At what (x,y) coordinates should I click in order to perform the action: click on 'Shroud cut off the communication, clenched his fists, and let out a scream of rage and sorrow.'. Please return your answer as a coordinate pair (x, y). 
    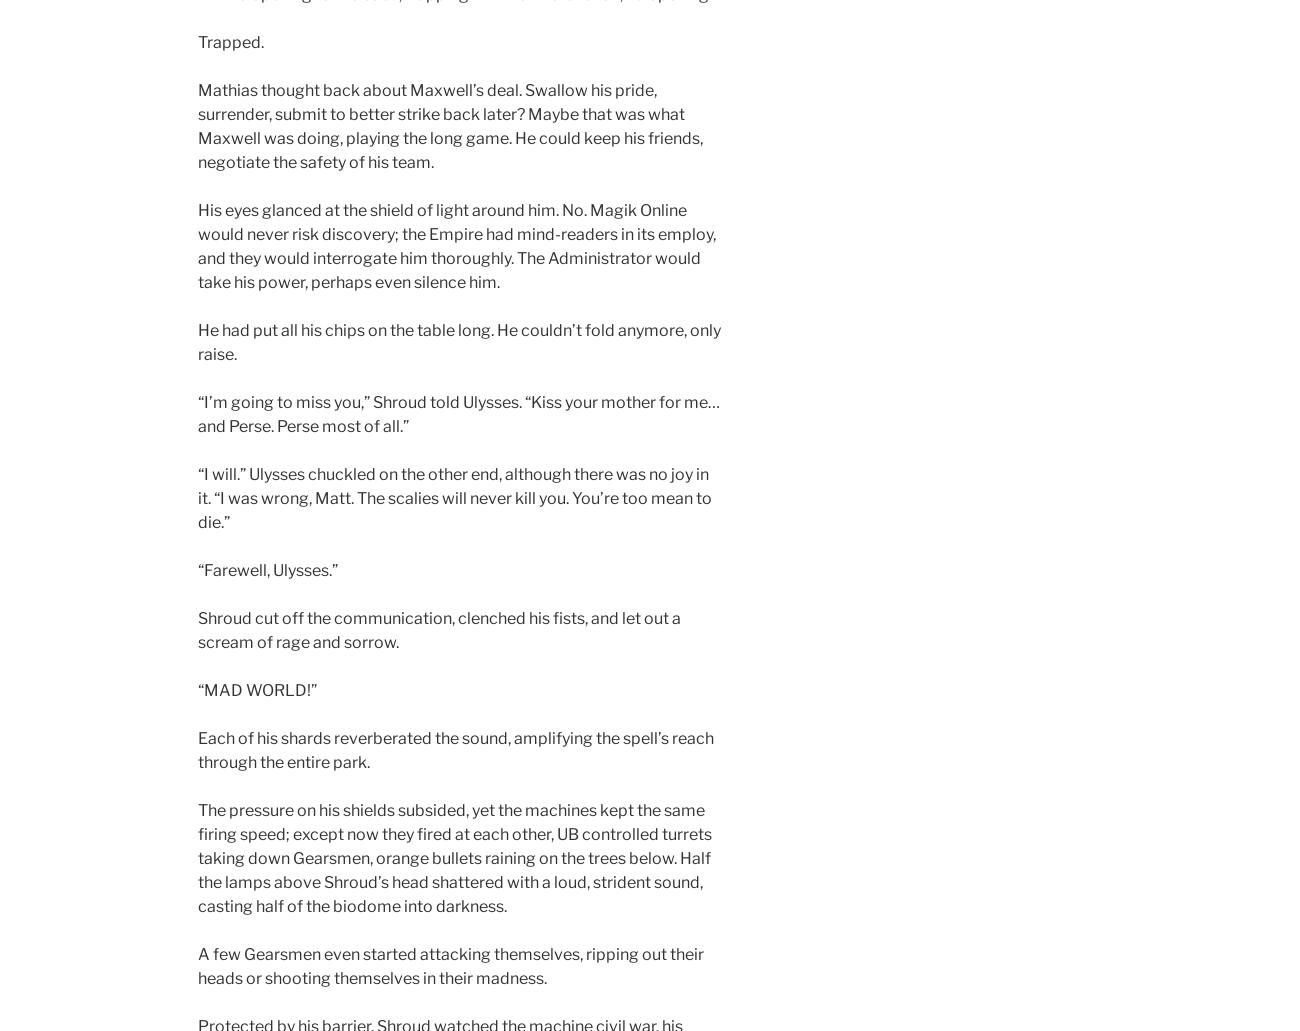
    Looking at the image, I should click on (197, 630).